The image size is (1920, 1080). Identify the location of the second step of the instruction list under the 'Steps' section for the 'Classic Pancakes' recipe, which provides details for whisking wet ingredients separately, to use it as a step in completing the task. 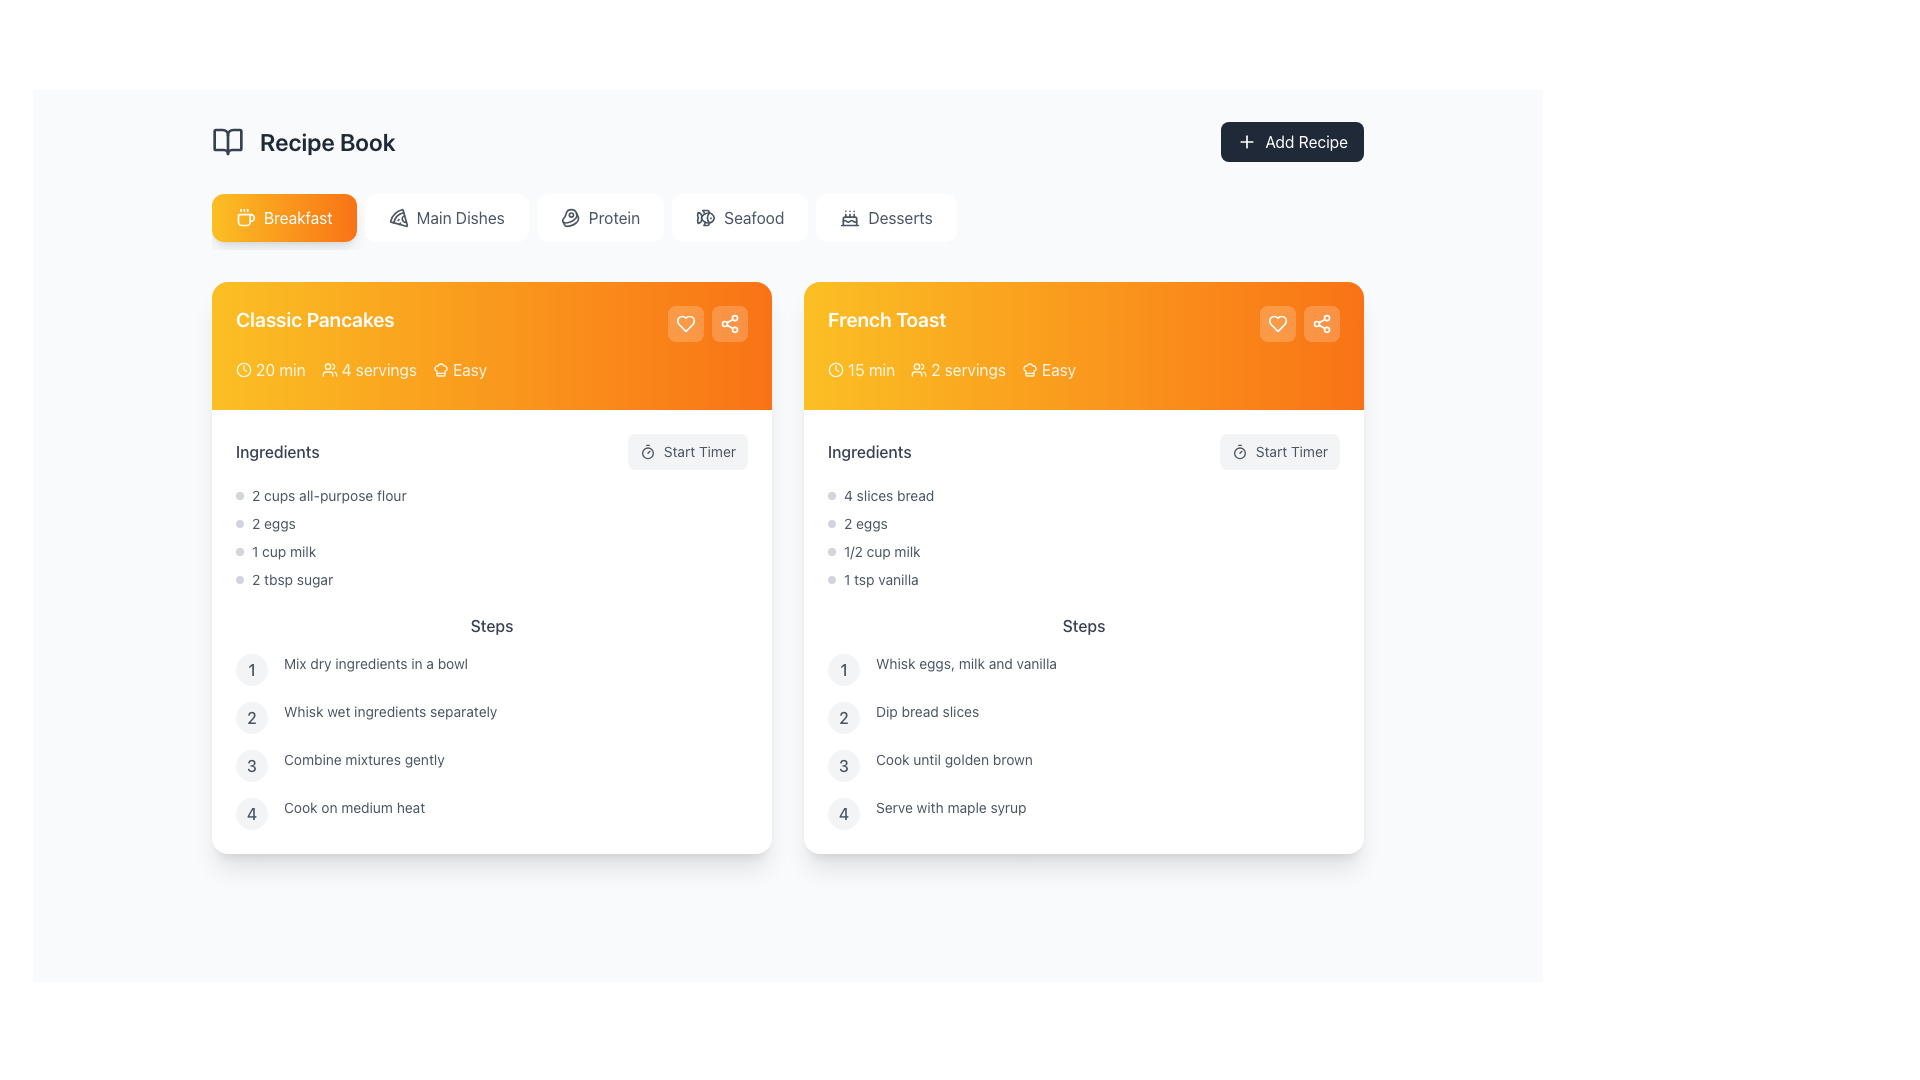
(491, 716).